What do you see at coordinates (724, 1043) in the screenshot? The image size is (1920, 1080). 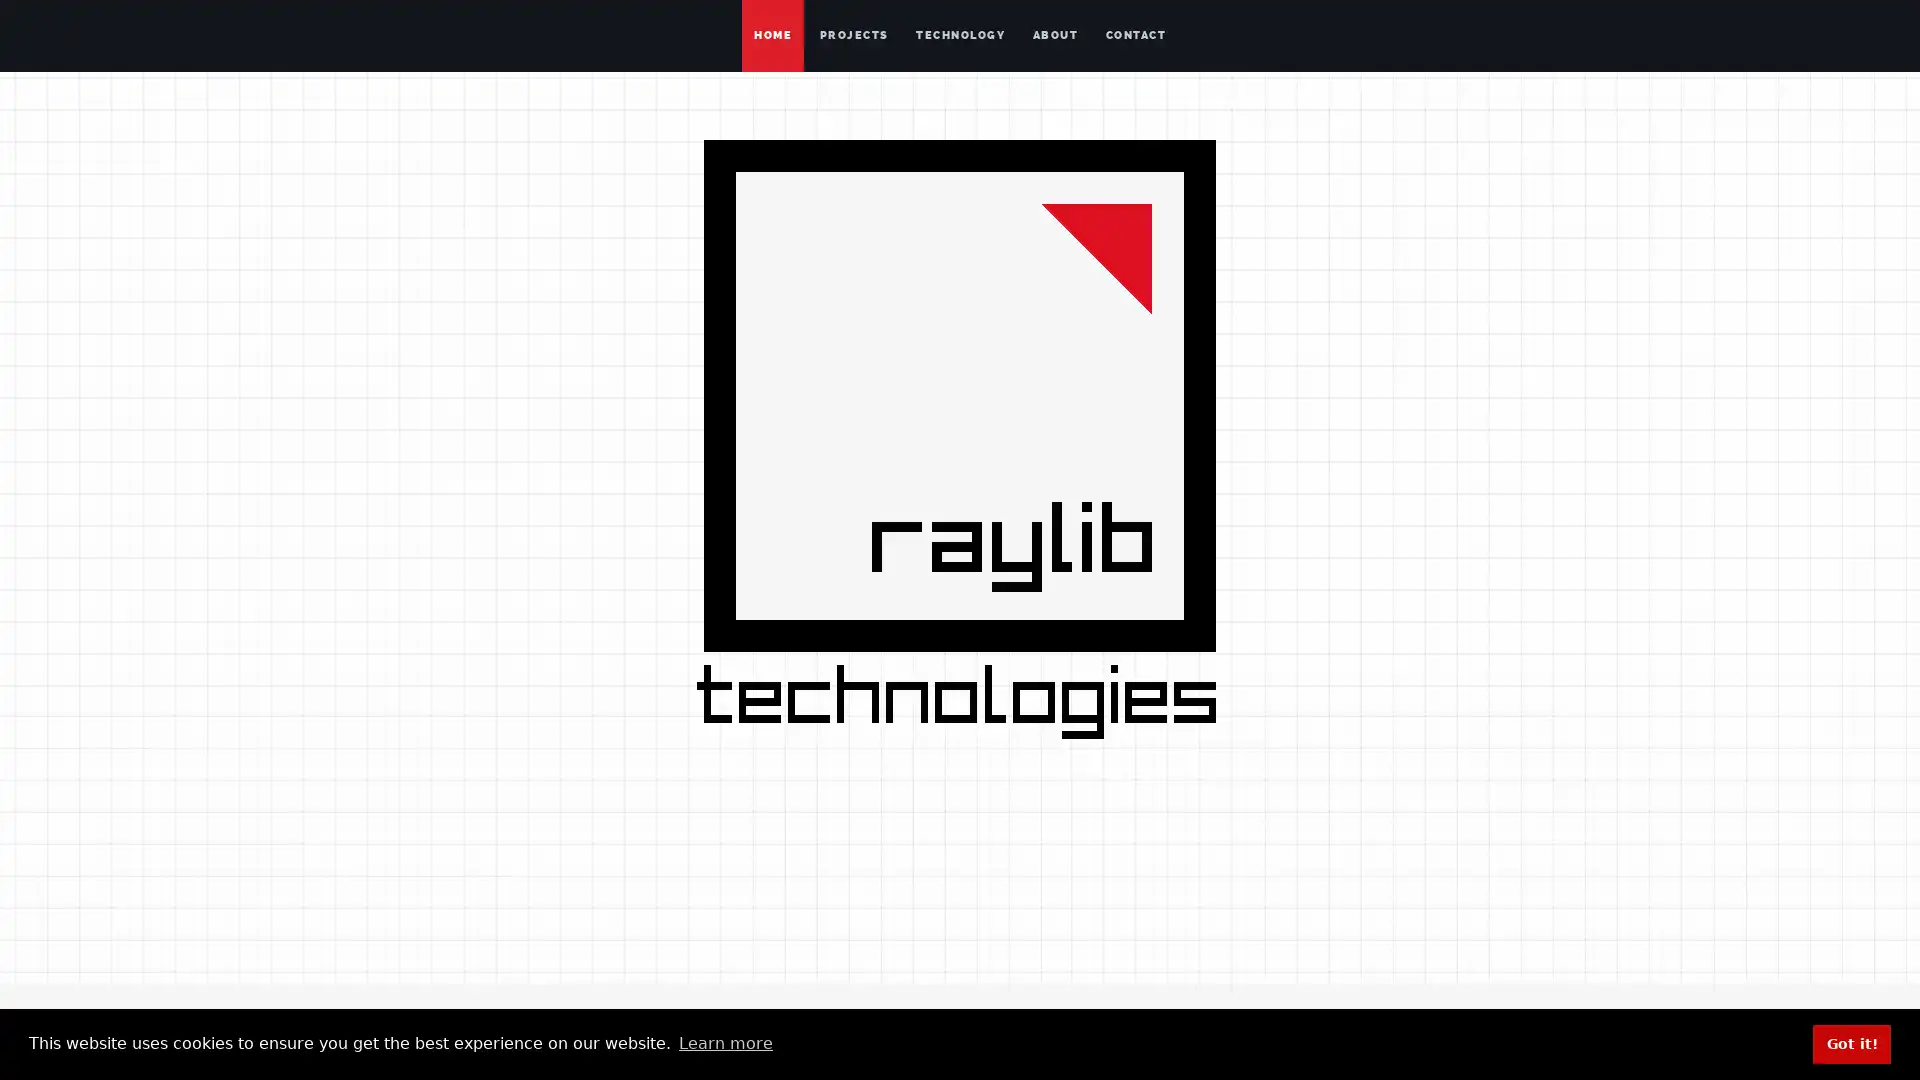 I see `learn more about cookies` at bounding box center [724, 1043].